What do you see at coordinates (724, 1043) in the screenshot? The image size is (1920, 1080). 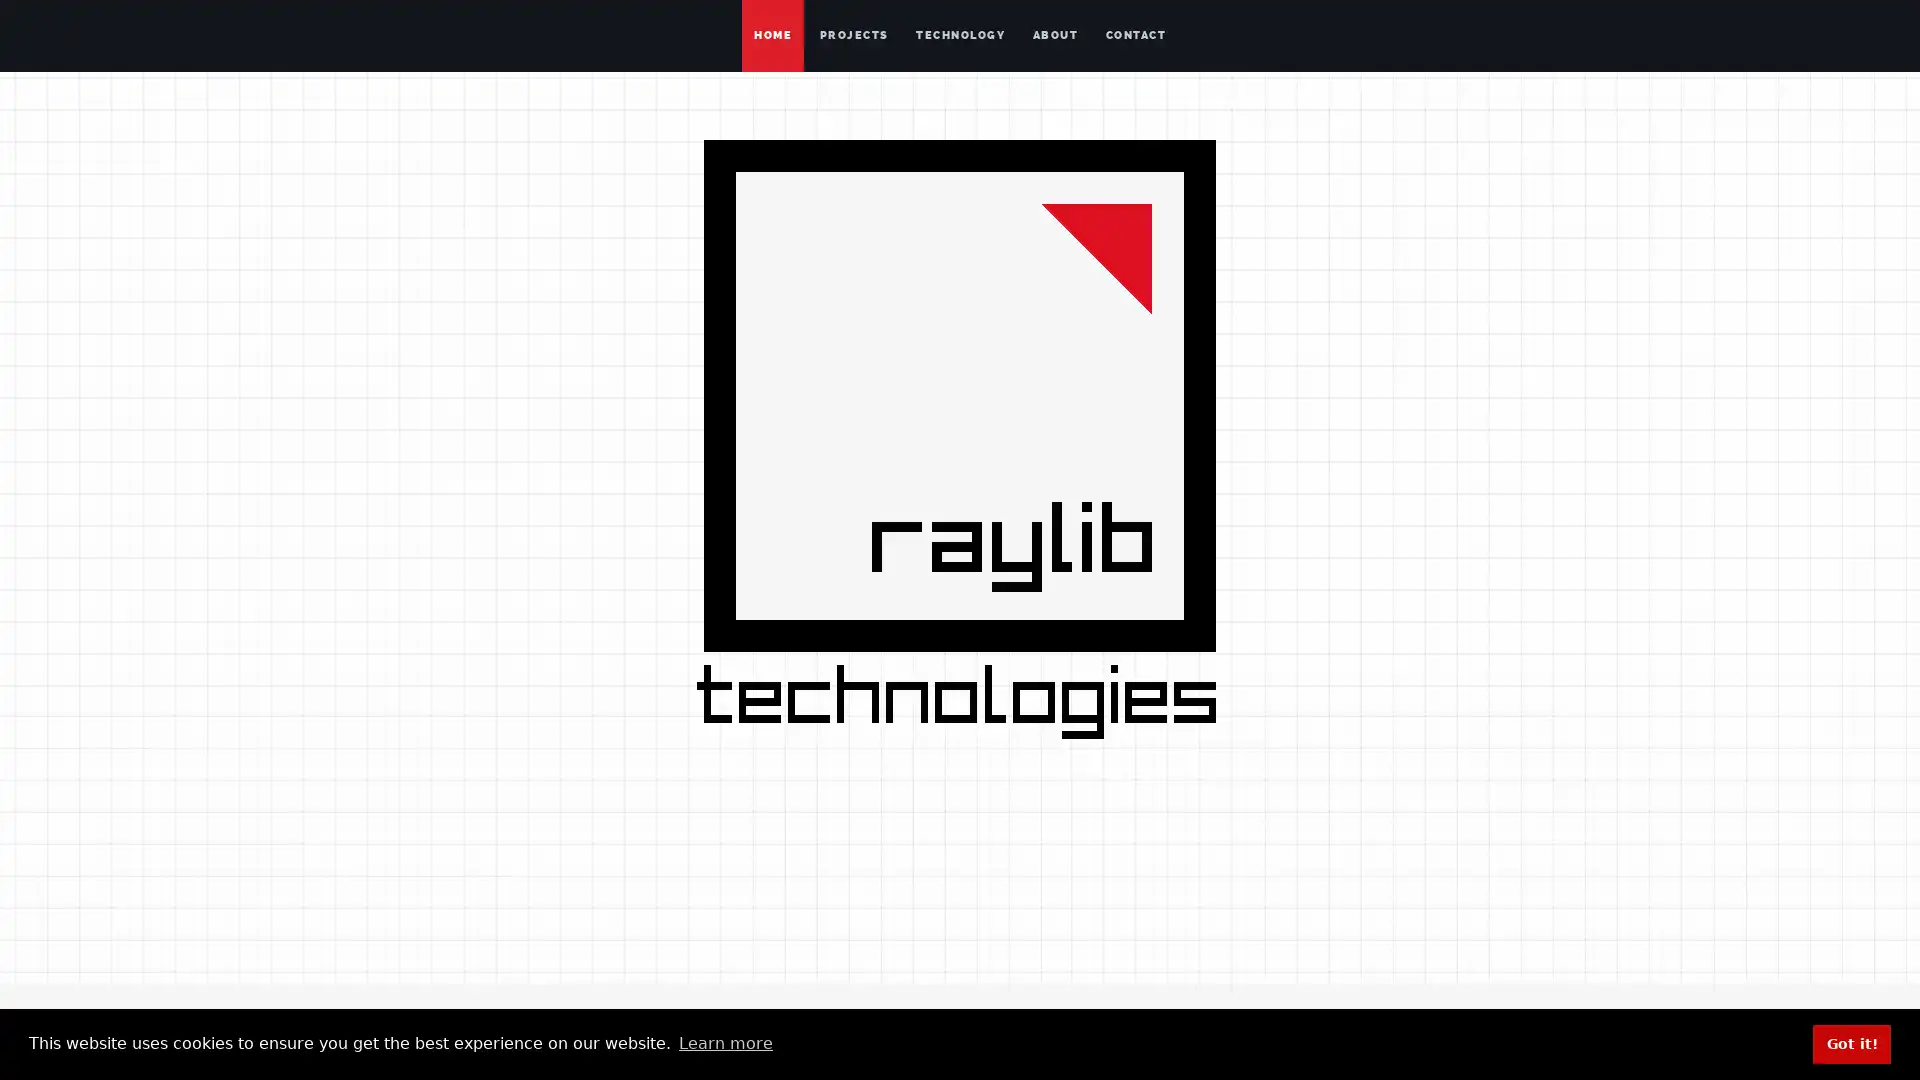 I see `learn more about cookies` at bounding box center [724, 1043].